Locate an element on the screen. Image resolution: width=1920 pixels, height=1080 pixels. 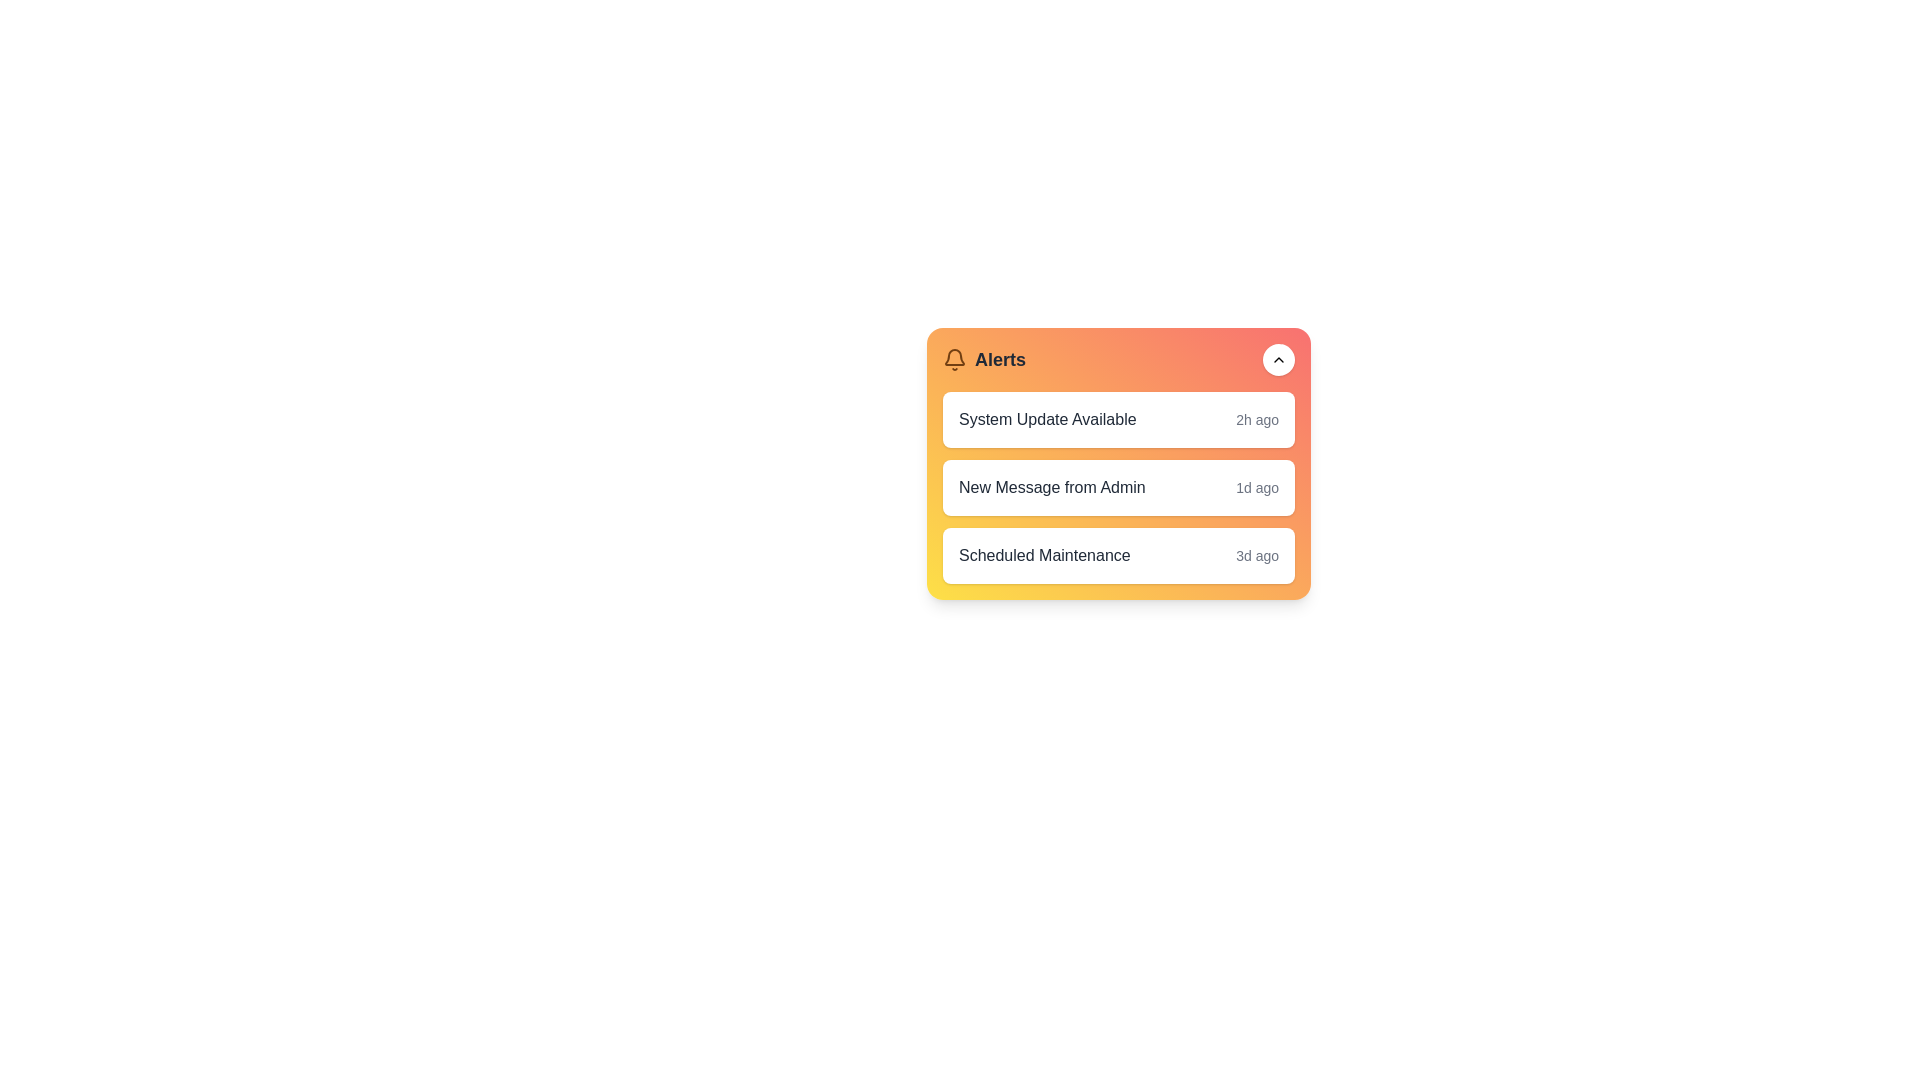
the alert item corresponding to 1 is located at coordinates (1117, 419).